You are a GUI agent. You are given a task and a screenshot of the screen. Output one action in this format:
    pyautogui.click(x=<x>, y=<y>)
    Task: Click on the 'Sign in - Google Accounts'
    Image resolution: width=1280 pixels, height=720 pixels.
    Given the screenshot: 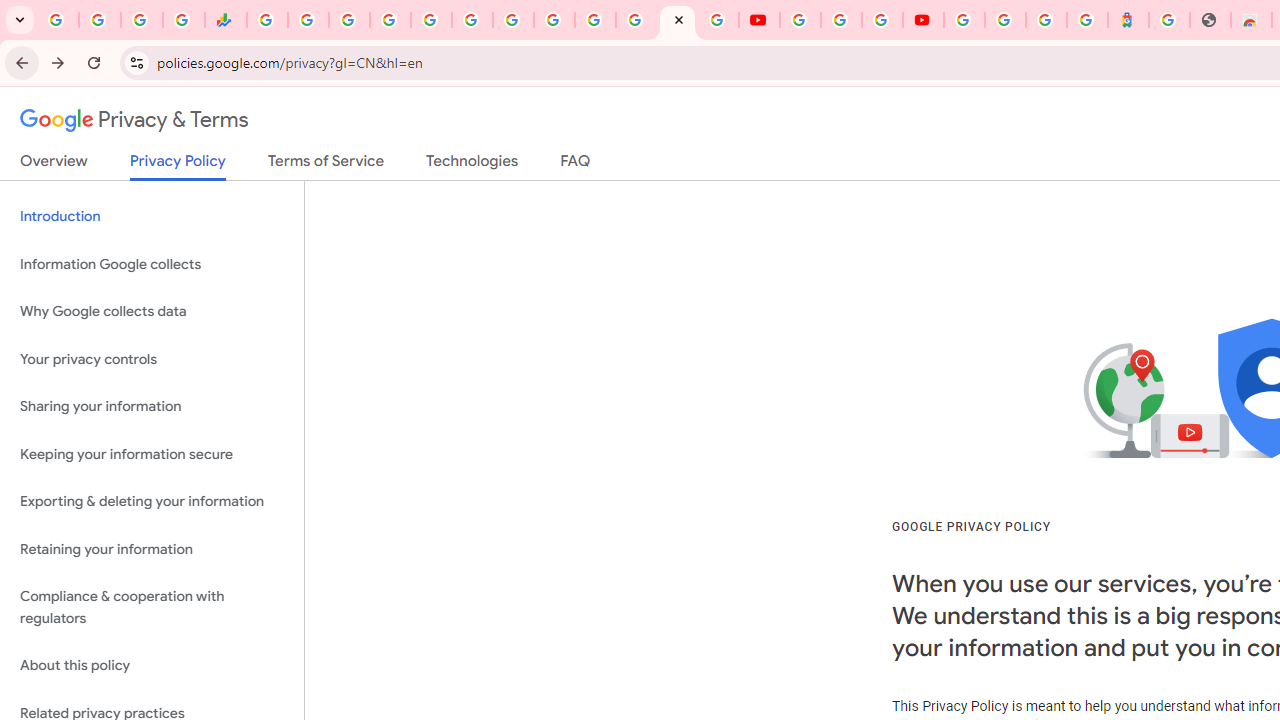 What is the action you would take?
    pyautogui.click(x=1005, y=20)
    